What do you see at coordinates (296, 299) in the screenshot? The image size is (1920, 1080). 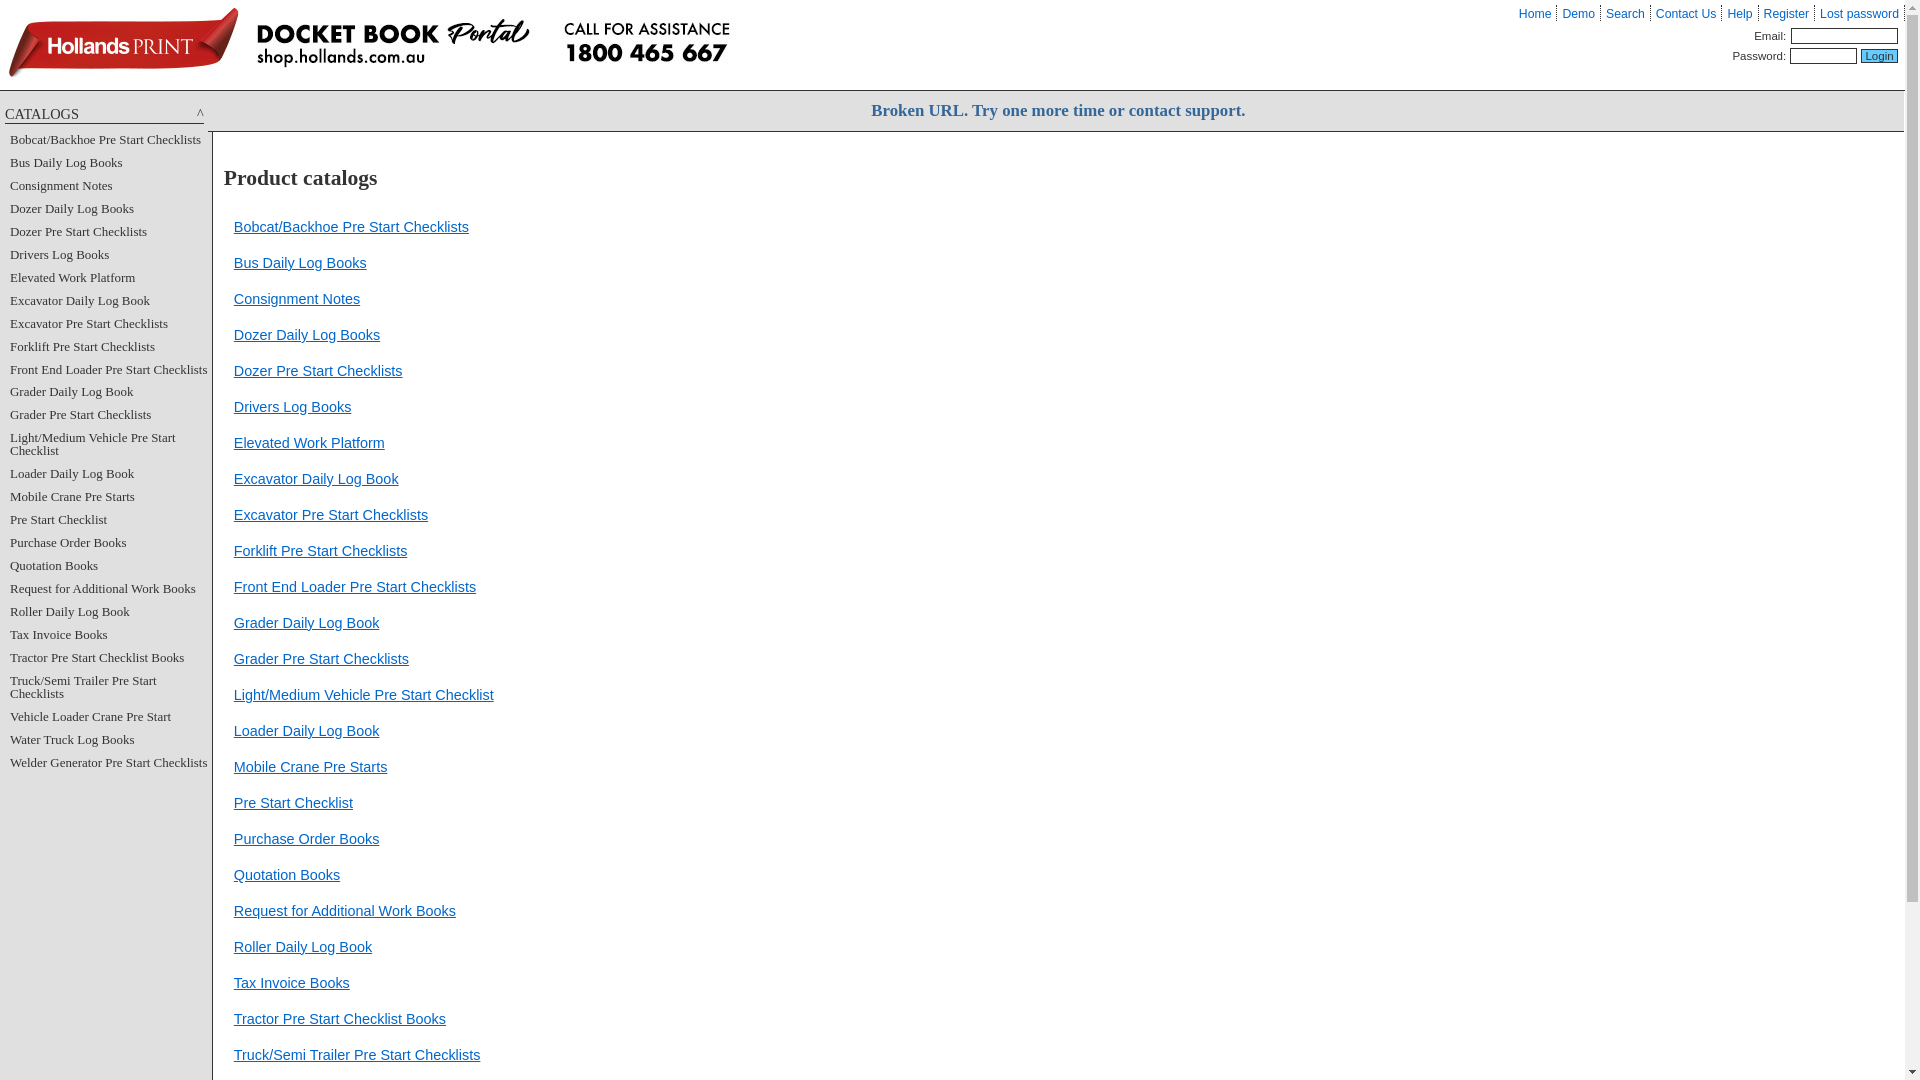 I see `'Consignment Notes'` at bounding box center [296, 299].